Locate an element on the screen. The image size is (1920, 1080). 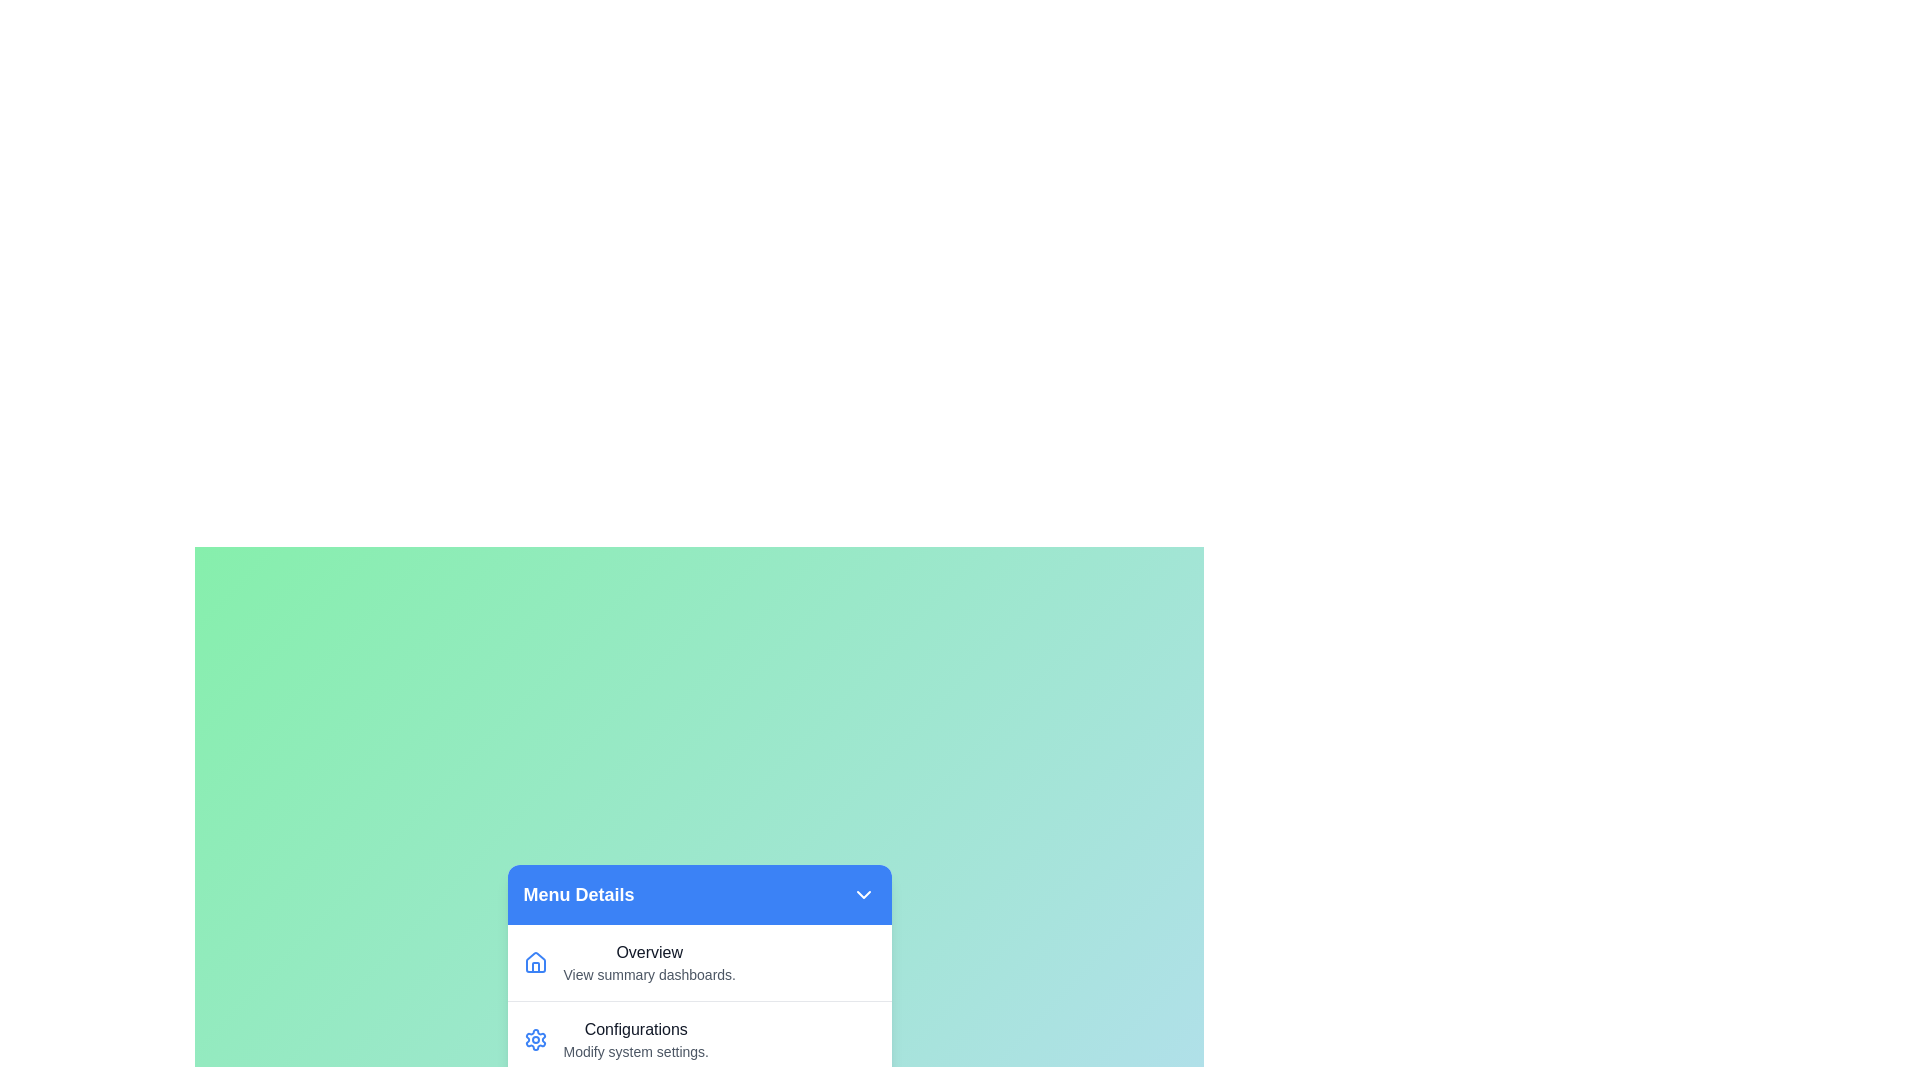
the icon corresponding to the menu item Overview is located at coordinates (535, 962).